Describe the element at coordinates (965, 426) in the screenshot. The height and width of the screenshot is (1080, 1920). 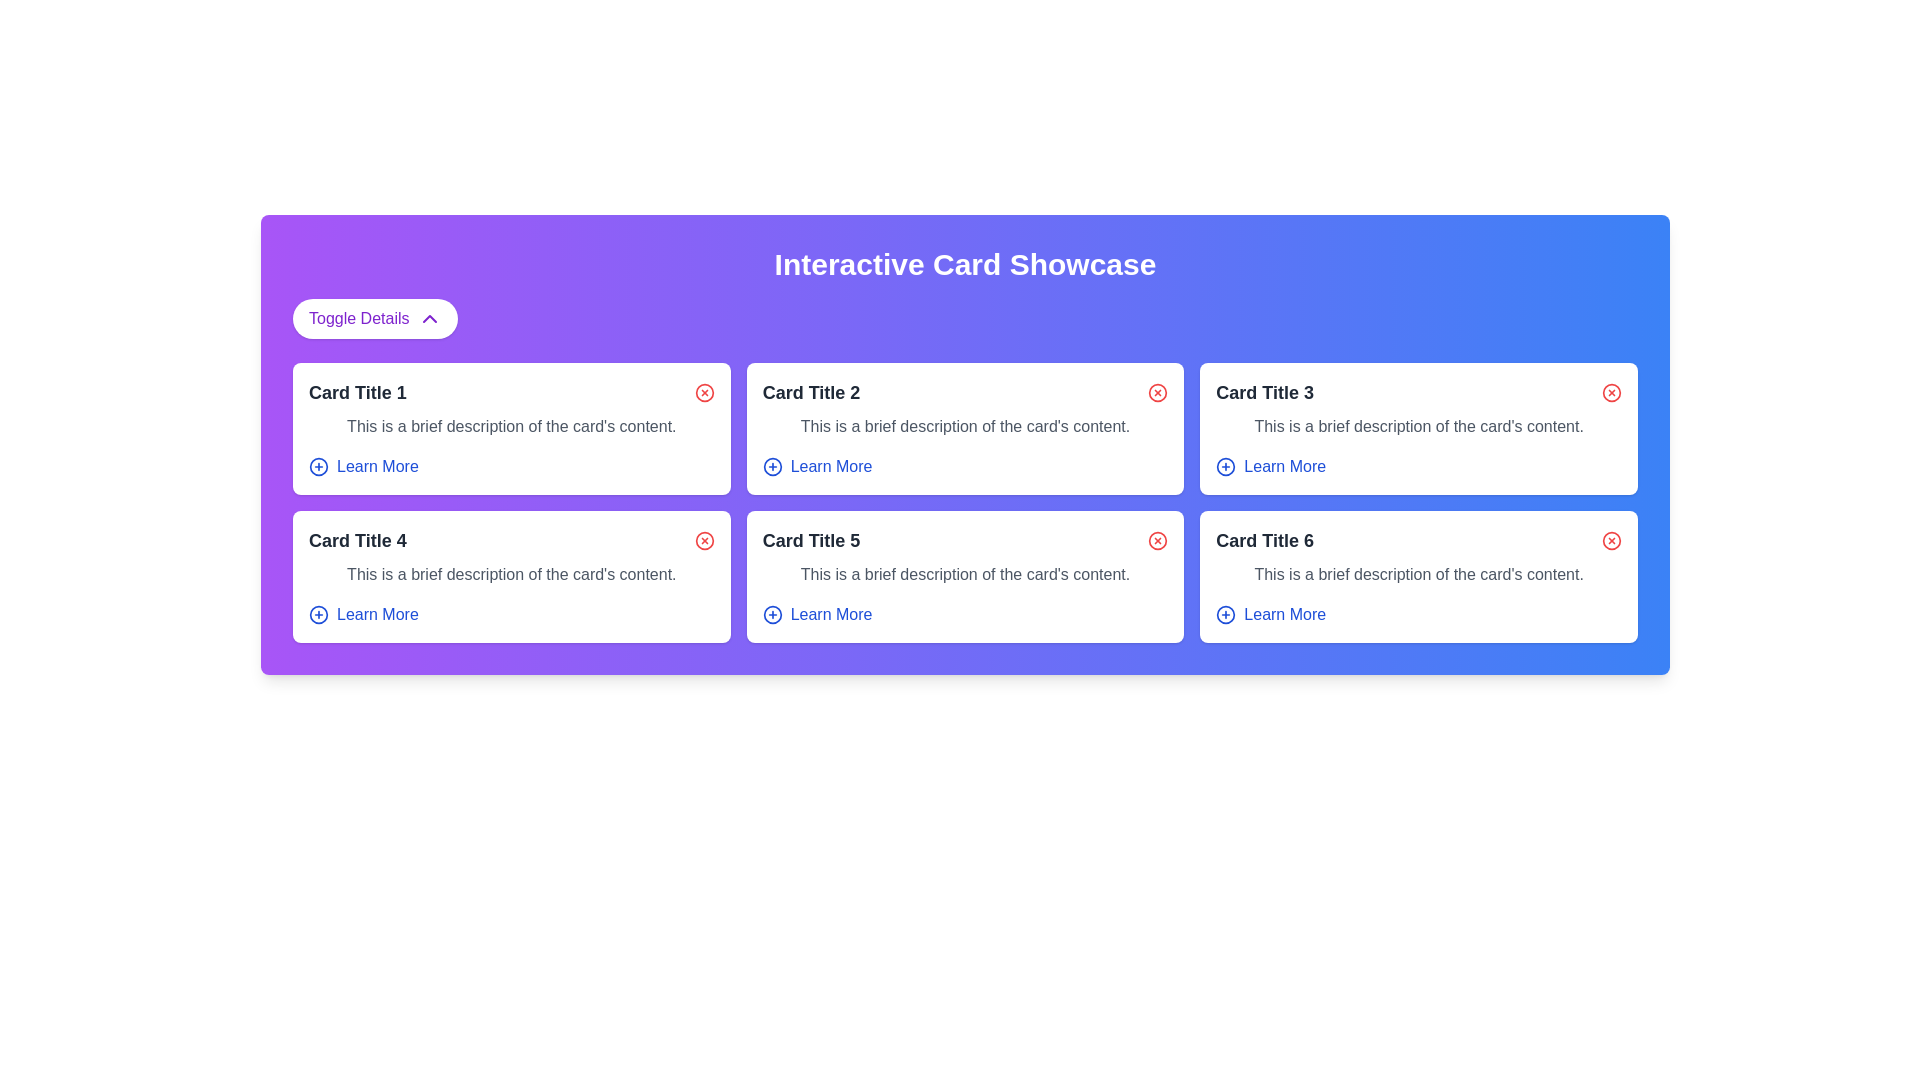
I see `the textual content area that displays 'This is a brief description of the card's content.' located in the second card of the first row, below 'Card Title 2' and above the 'Learn More' link` at that location.